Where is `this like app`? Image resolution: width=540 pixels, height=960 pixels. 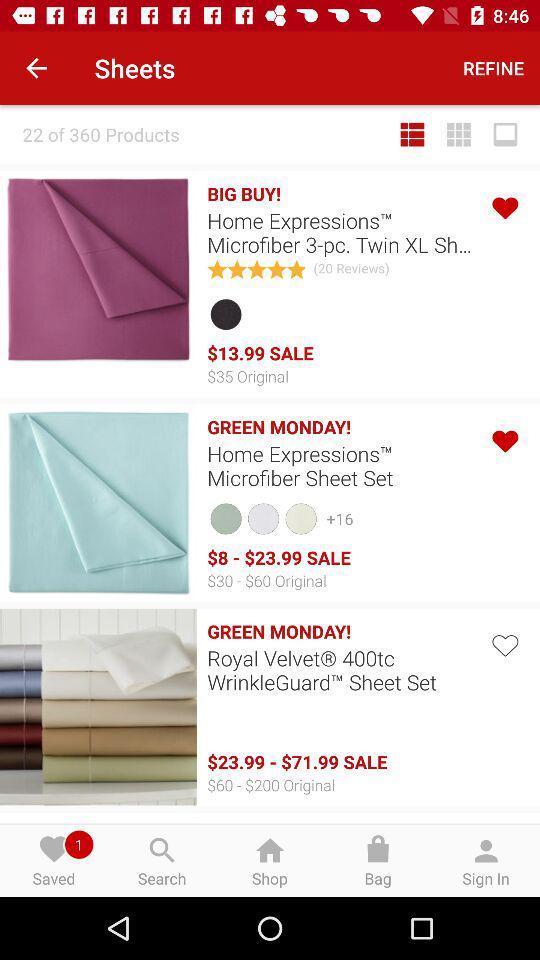
this like app is located at coordinates (503, 206).